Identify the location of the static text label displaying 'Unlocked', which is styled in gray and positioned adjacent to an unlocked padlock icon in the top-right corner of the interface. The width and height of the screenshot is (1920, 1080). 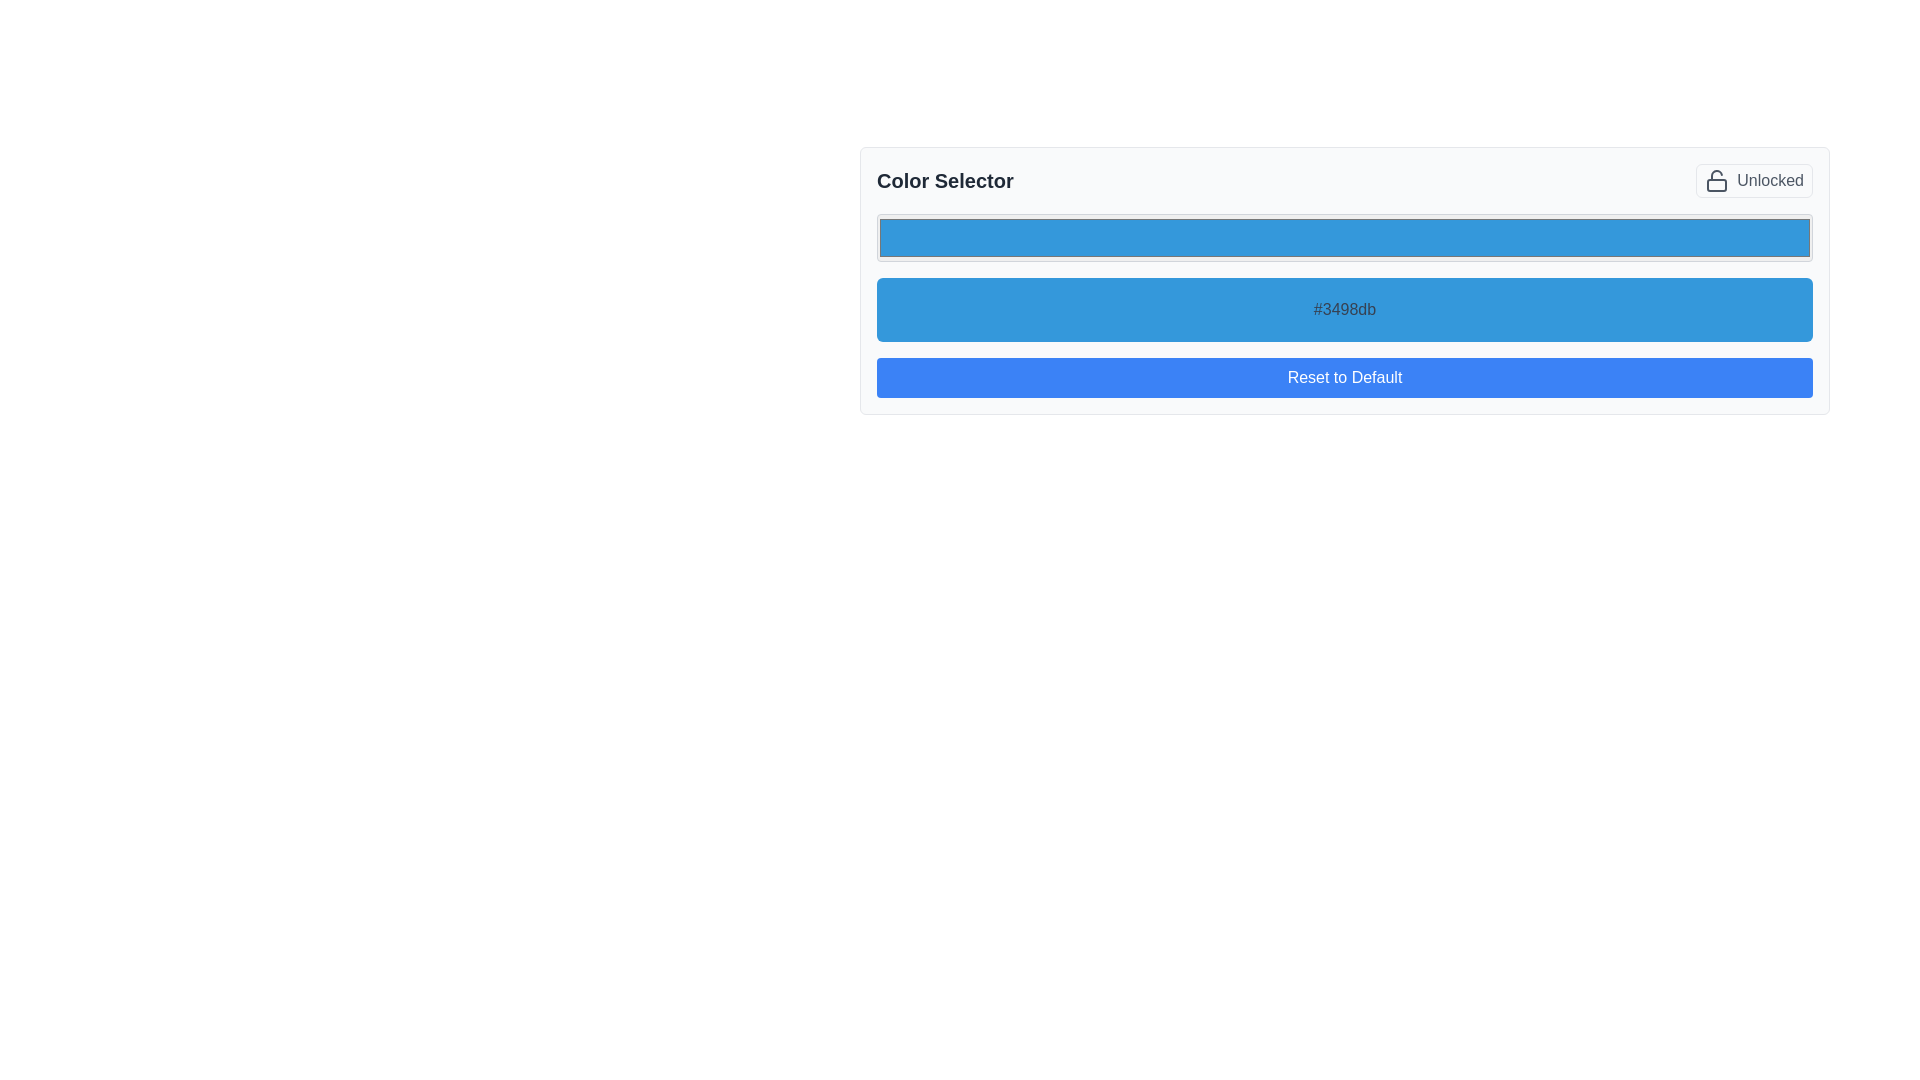
(1770, 181).